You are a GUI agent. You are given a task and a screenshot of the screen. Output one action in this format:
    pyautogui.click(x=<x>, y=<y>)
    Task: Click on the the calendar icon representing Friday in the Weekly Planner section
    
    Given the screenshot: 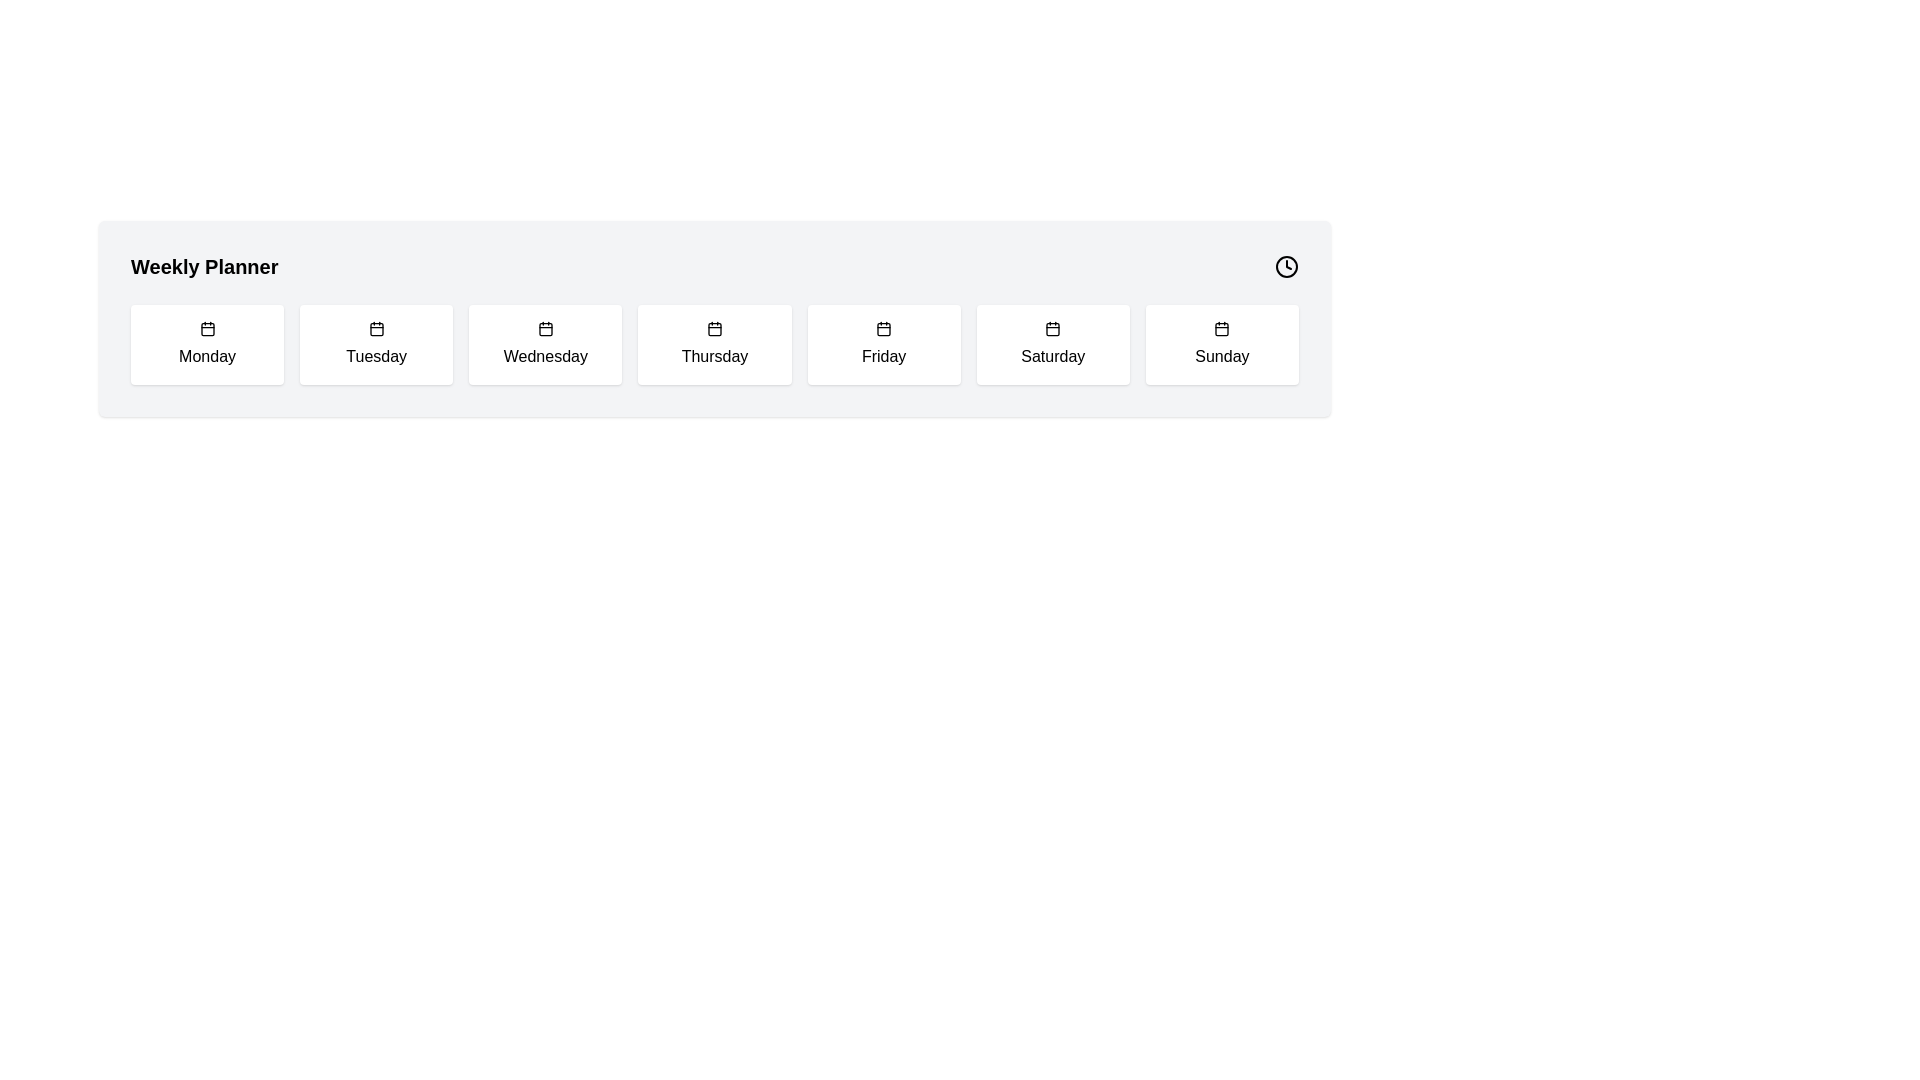 What is the action you would take?
    pyautogui.click(x=883, y=327)
    